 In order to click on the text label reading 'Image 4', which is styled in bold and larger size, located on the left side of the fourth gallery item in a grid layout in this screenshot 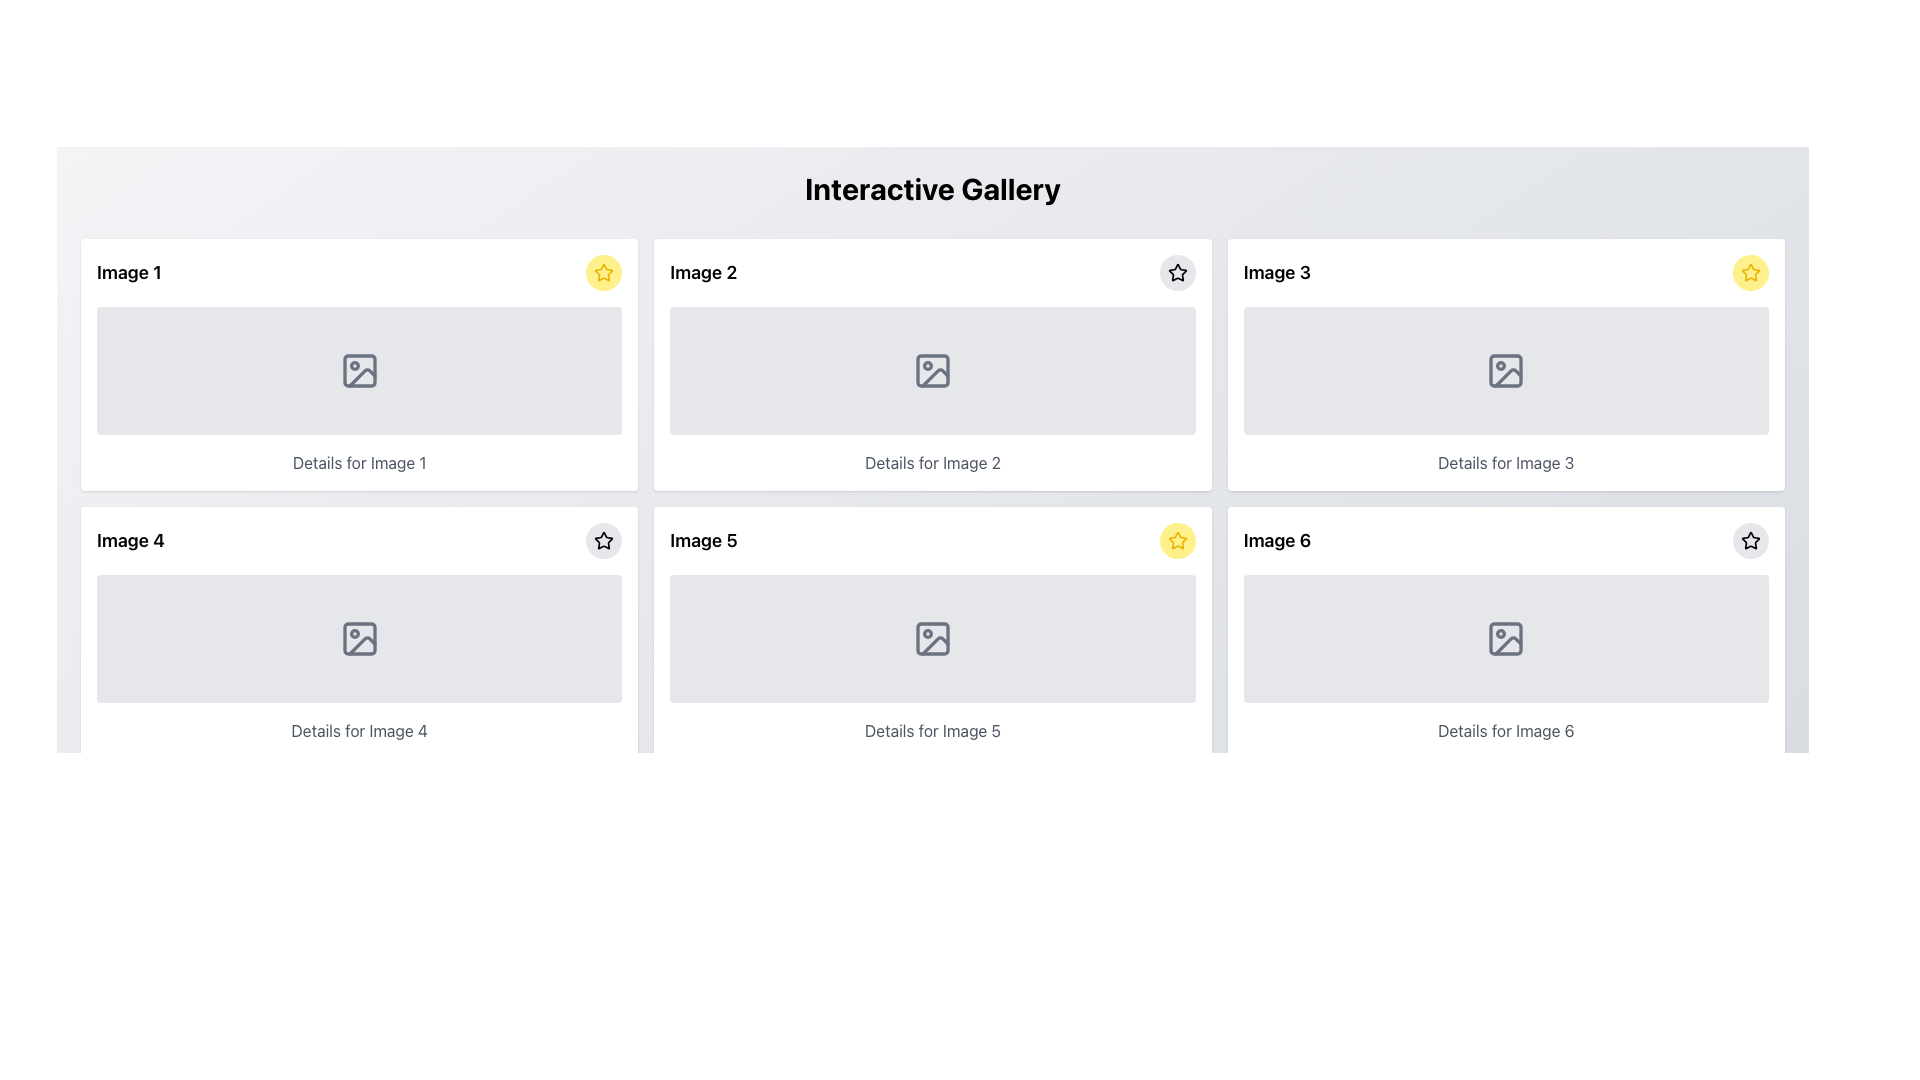, I will do `click(129, 540)`.